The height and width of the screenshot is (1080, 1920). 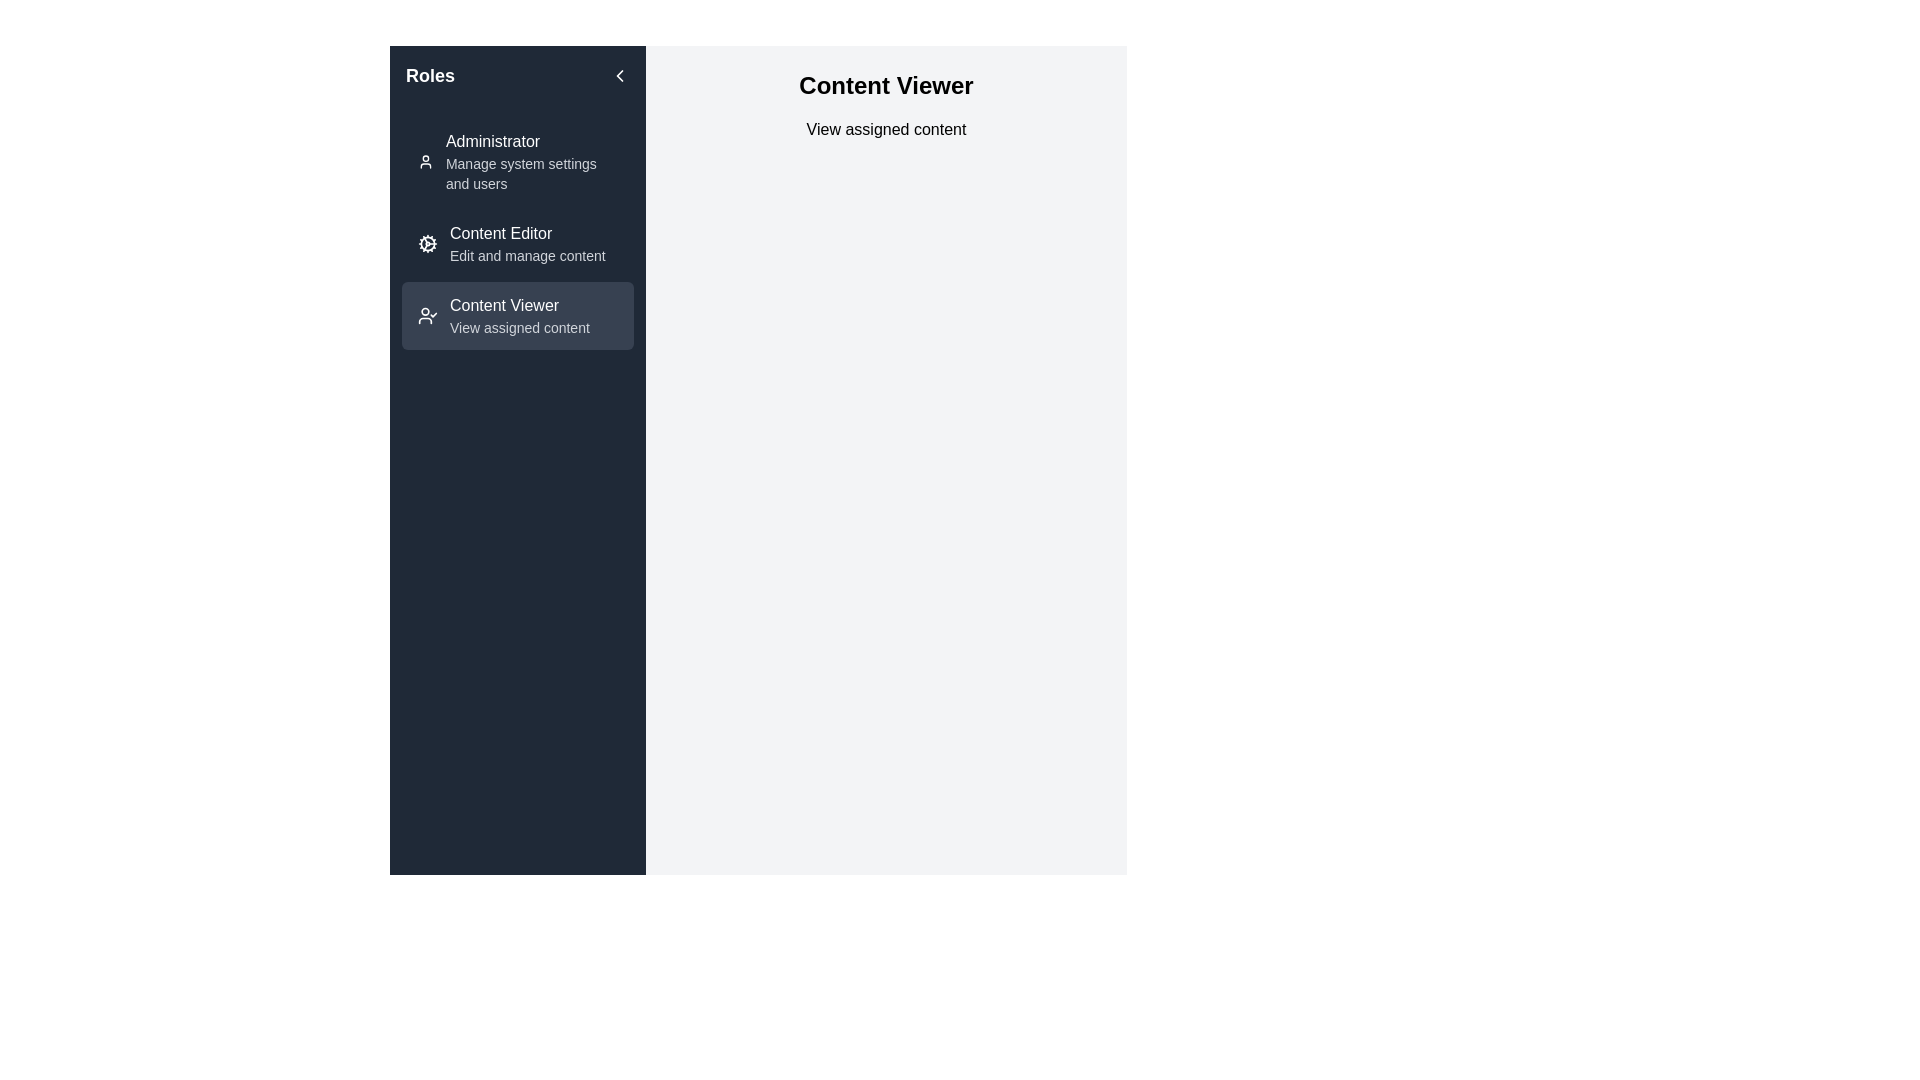 I want to click on the Text Label that serves as a description for the 'Content Editor' section, positioned directly beneath the 'Content Editor' title in the sidebar, so click(x=527, y=254).